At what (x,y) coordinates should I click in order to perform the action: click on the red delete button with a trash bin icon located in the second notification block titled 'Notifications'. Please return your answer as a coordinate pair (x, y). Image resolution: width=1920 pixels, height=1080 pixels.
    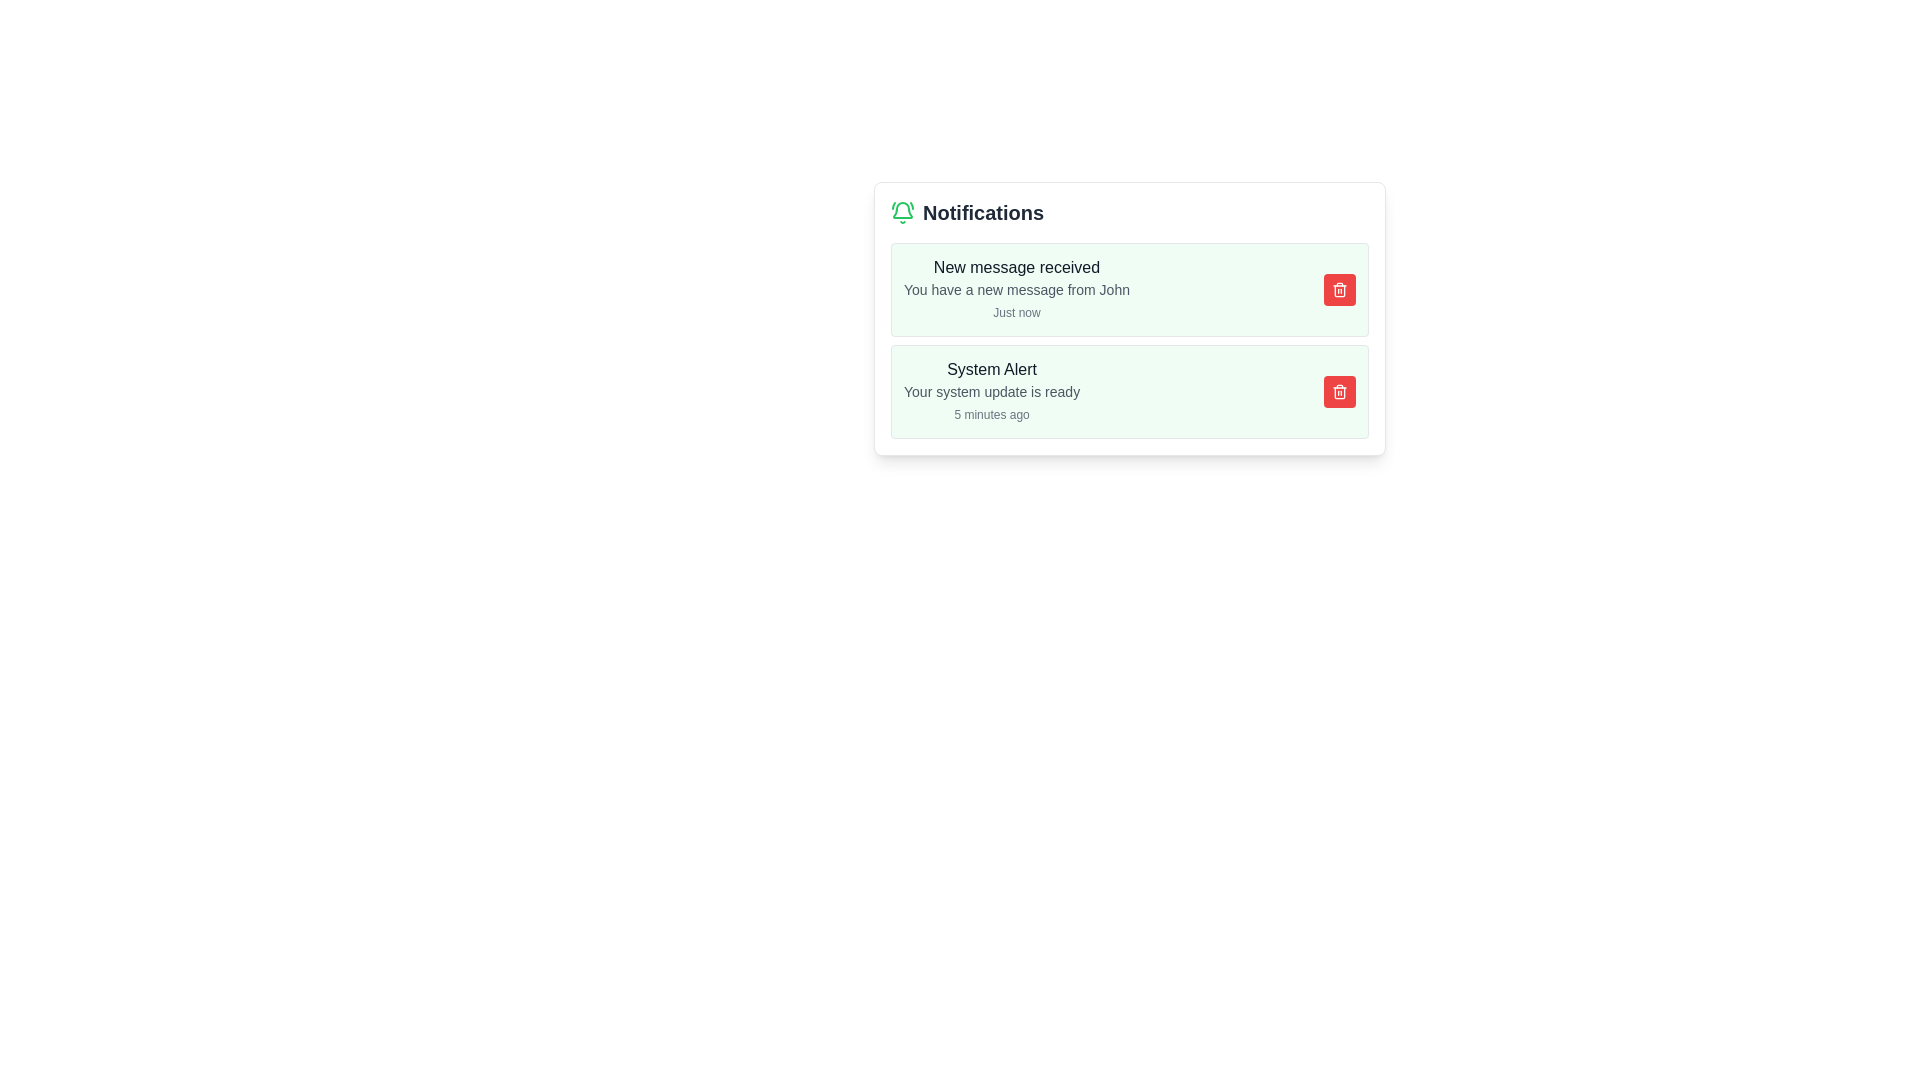
    Looking at the image, I should click on (1339, 392).